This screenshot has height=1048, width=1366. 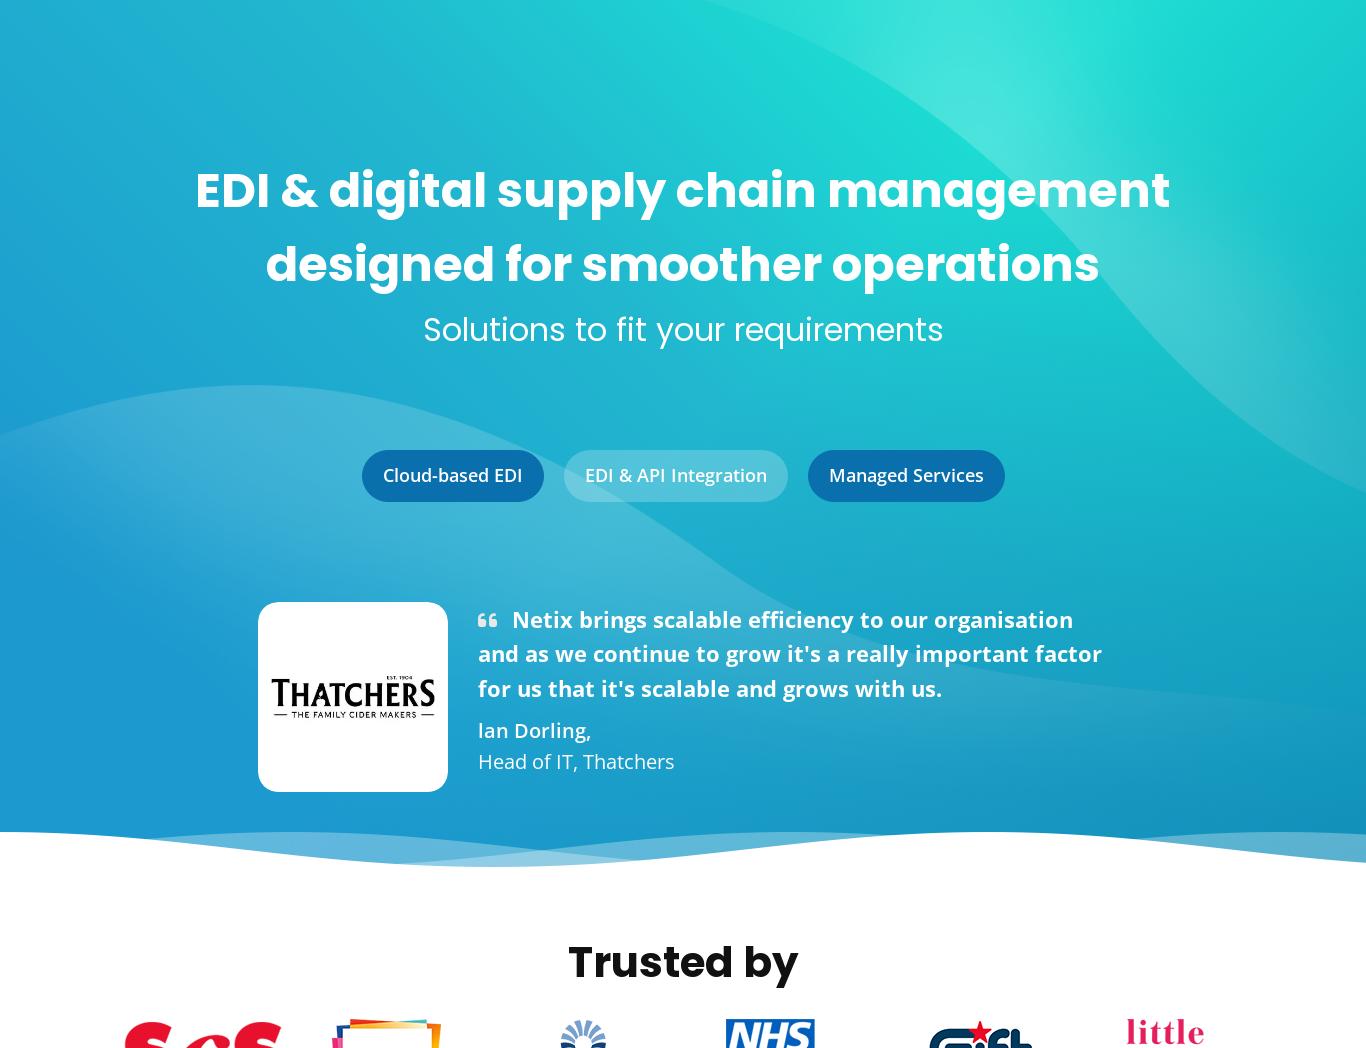 I want to click on 'Have you recently won a contract with Superdrug and are looking for guidance on how to connect via EDI? Read our latest article, where we explain Superdrug's EDI onboarding process and what you need to do to connect via Tradacoms.', so click(x=894, y=870).